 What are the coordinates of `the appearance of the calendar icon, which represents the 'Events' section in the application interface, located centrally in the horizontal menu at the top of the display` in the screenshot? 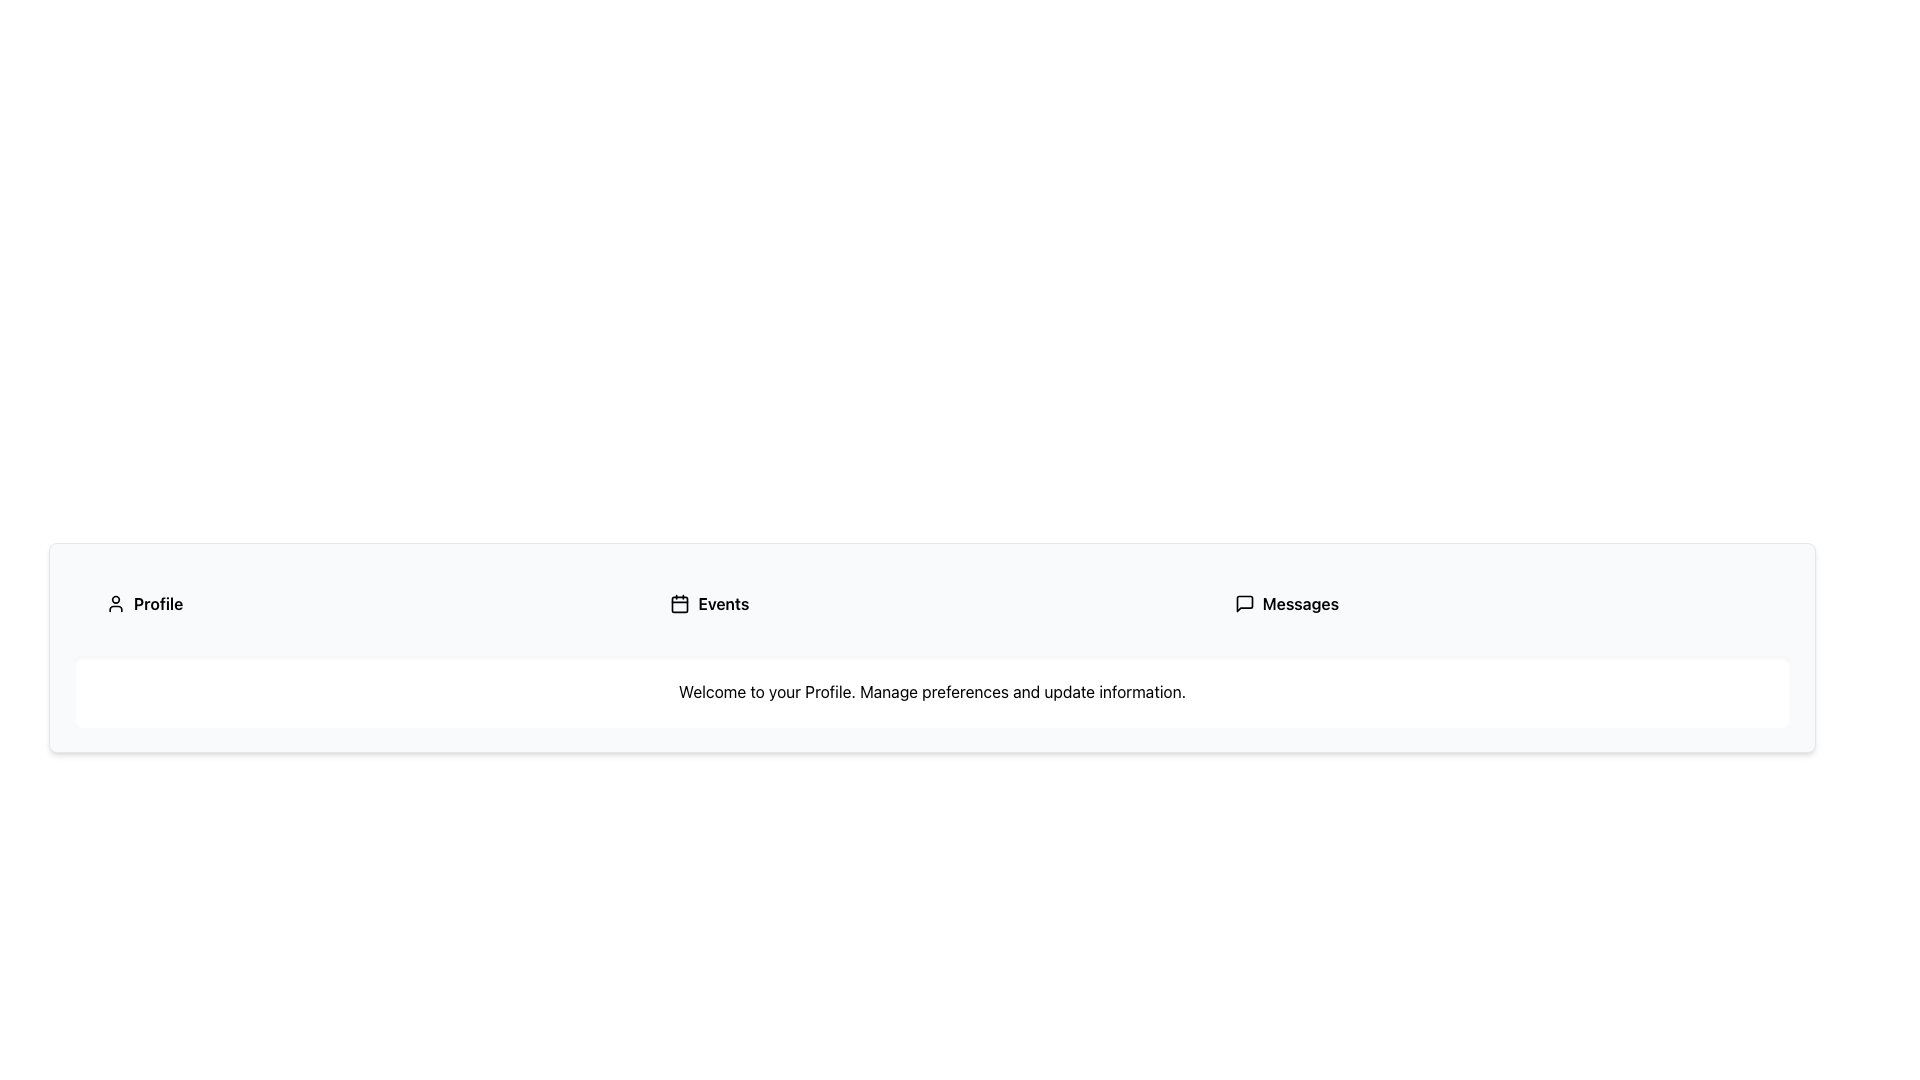 It's located at (680, 603).